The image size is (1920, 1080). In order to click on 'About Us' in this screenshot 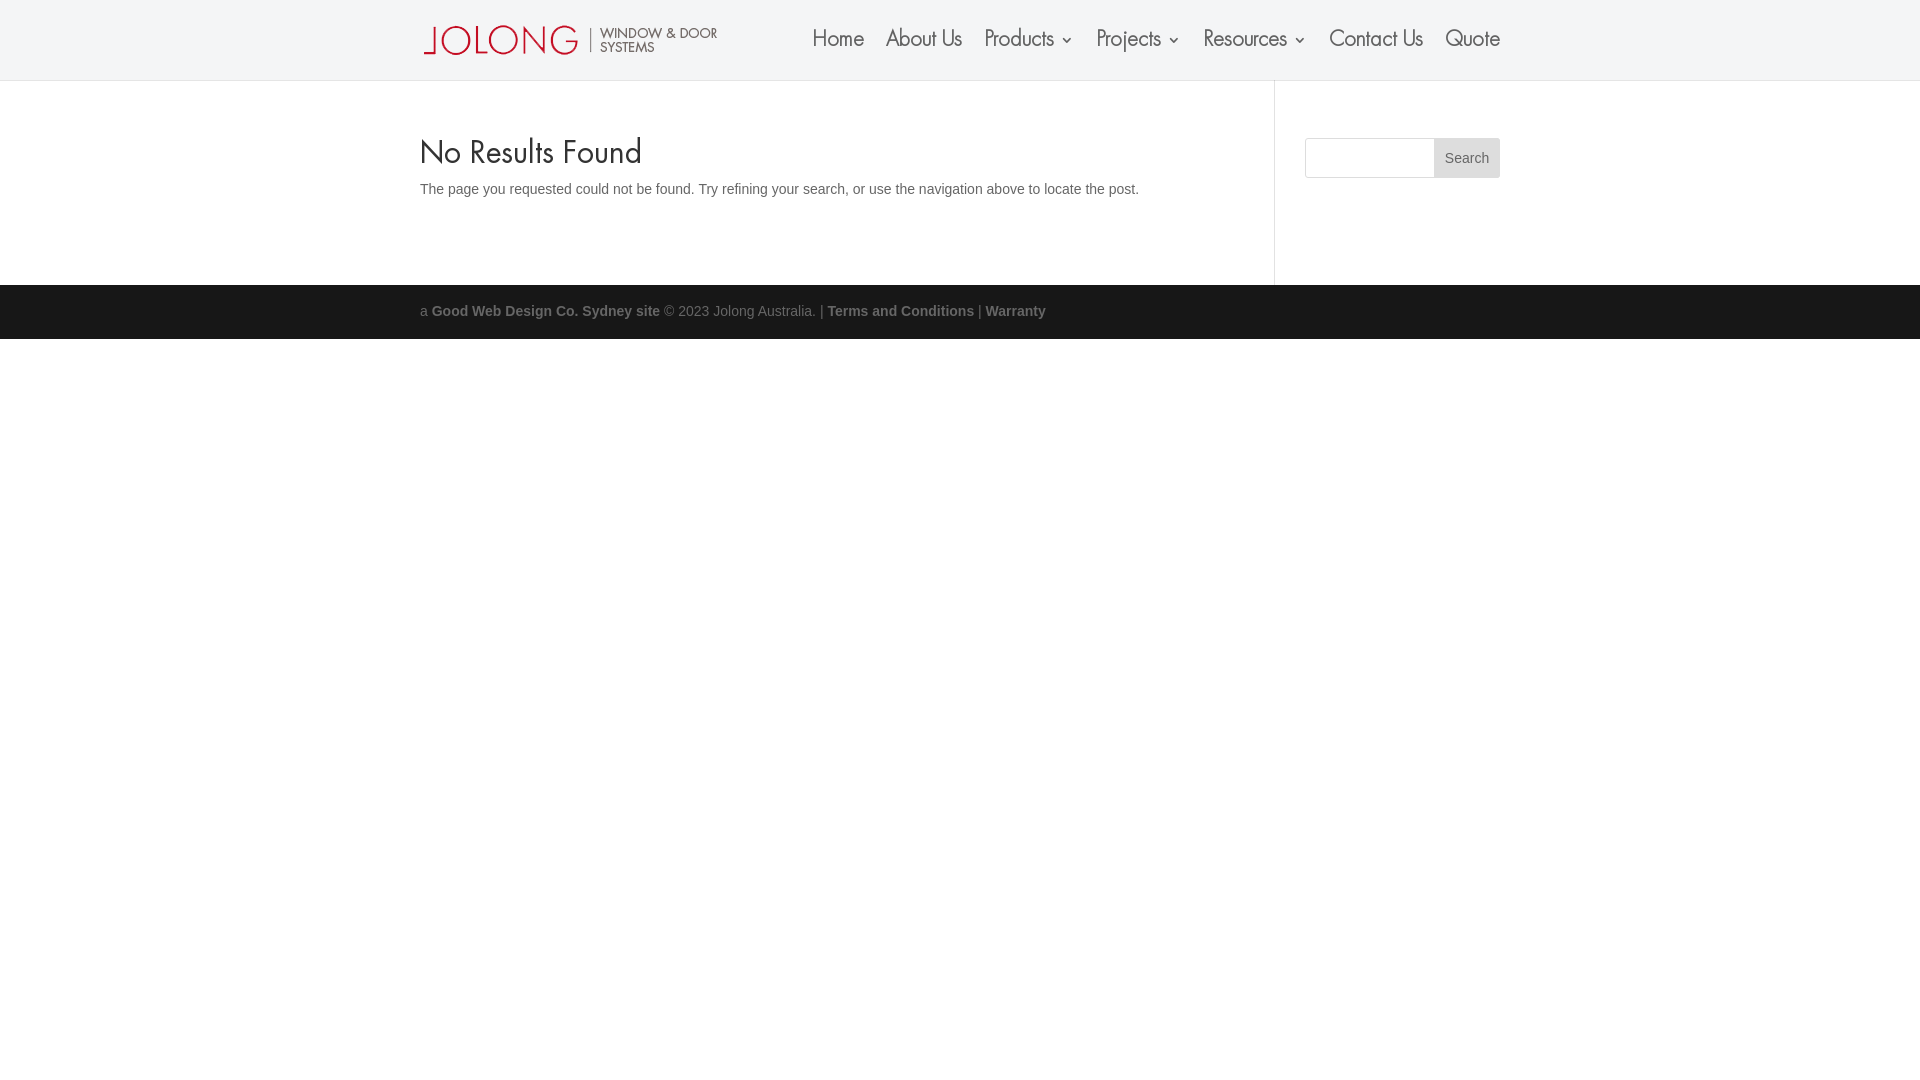, I will do `click(923, 55)`.